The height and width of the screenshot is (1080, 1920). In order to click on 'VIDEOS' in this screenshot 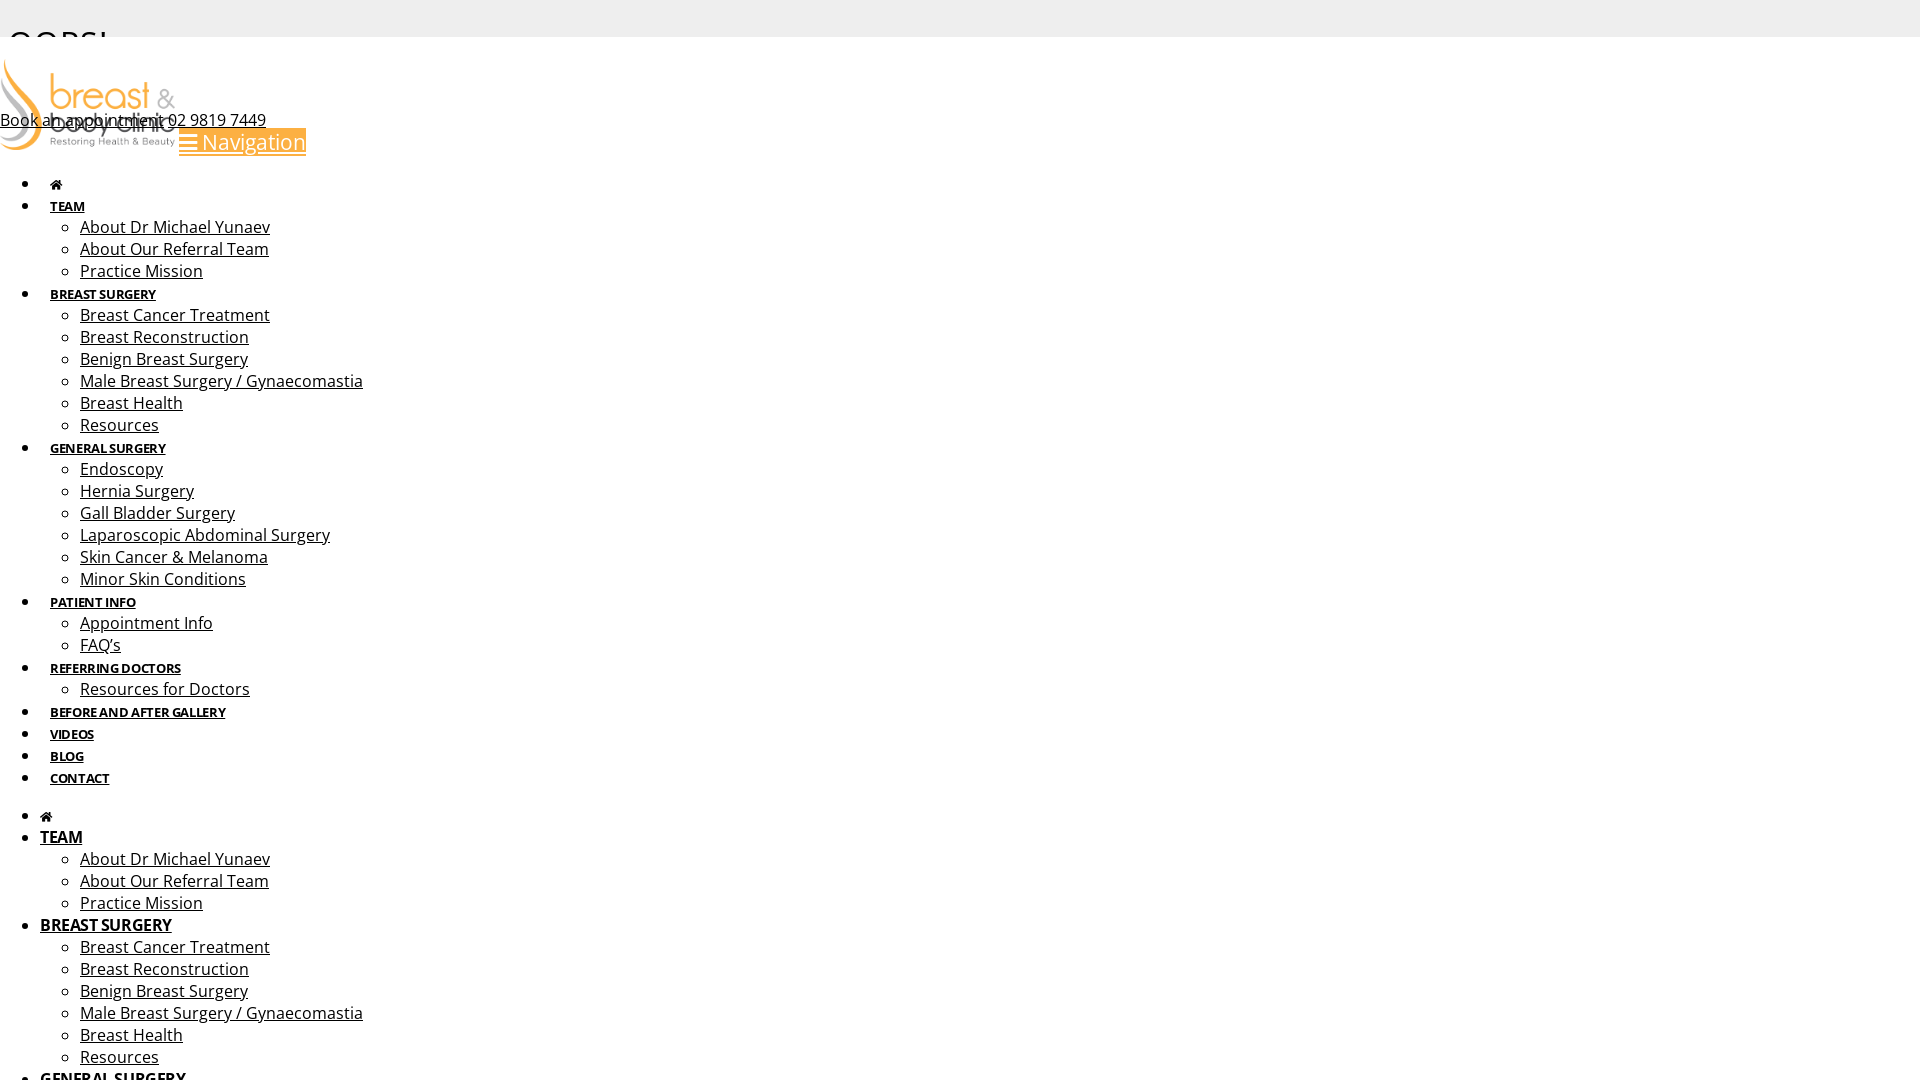, I will do `click(39, 729)`.